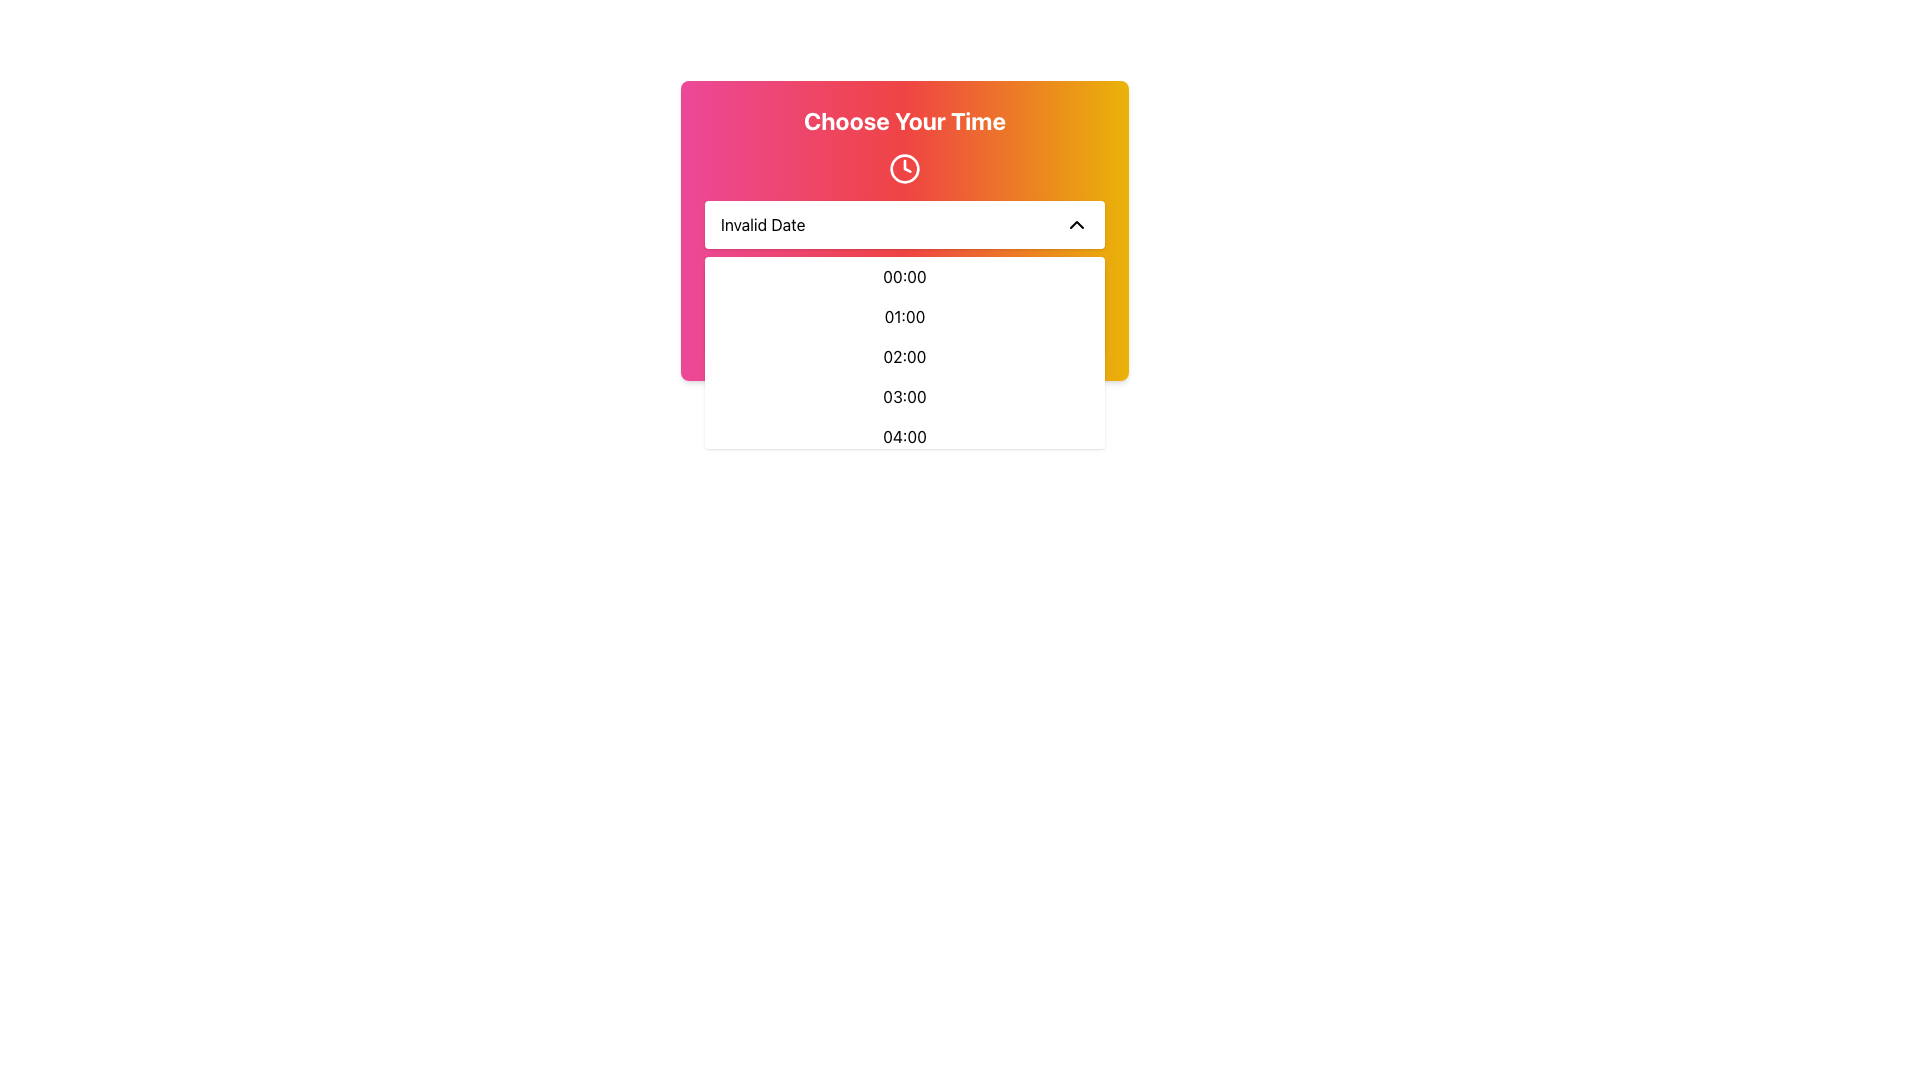 Image resolution: width=1920 pixels, height=1080 pixels. I want to click on the dropdown icon located on the right side of the 'Invalid Date' text, which allows toggling the visibility of the dropdown options, so click(1075, 224).